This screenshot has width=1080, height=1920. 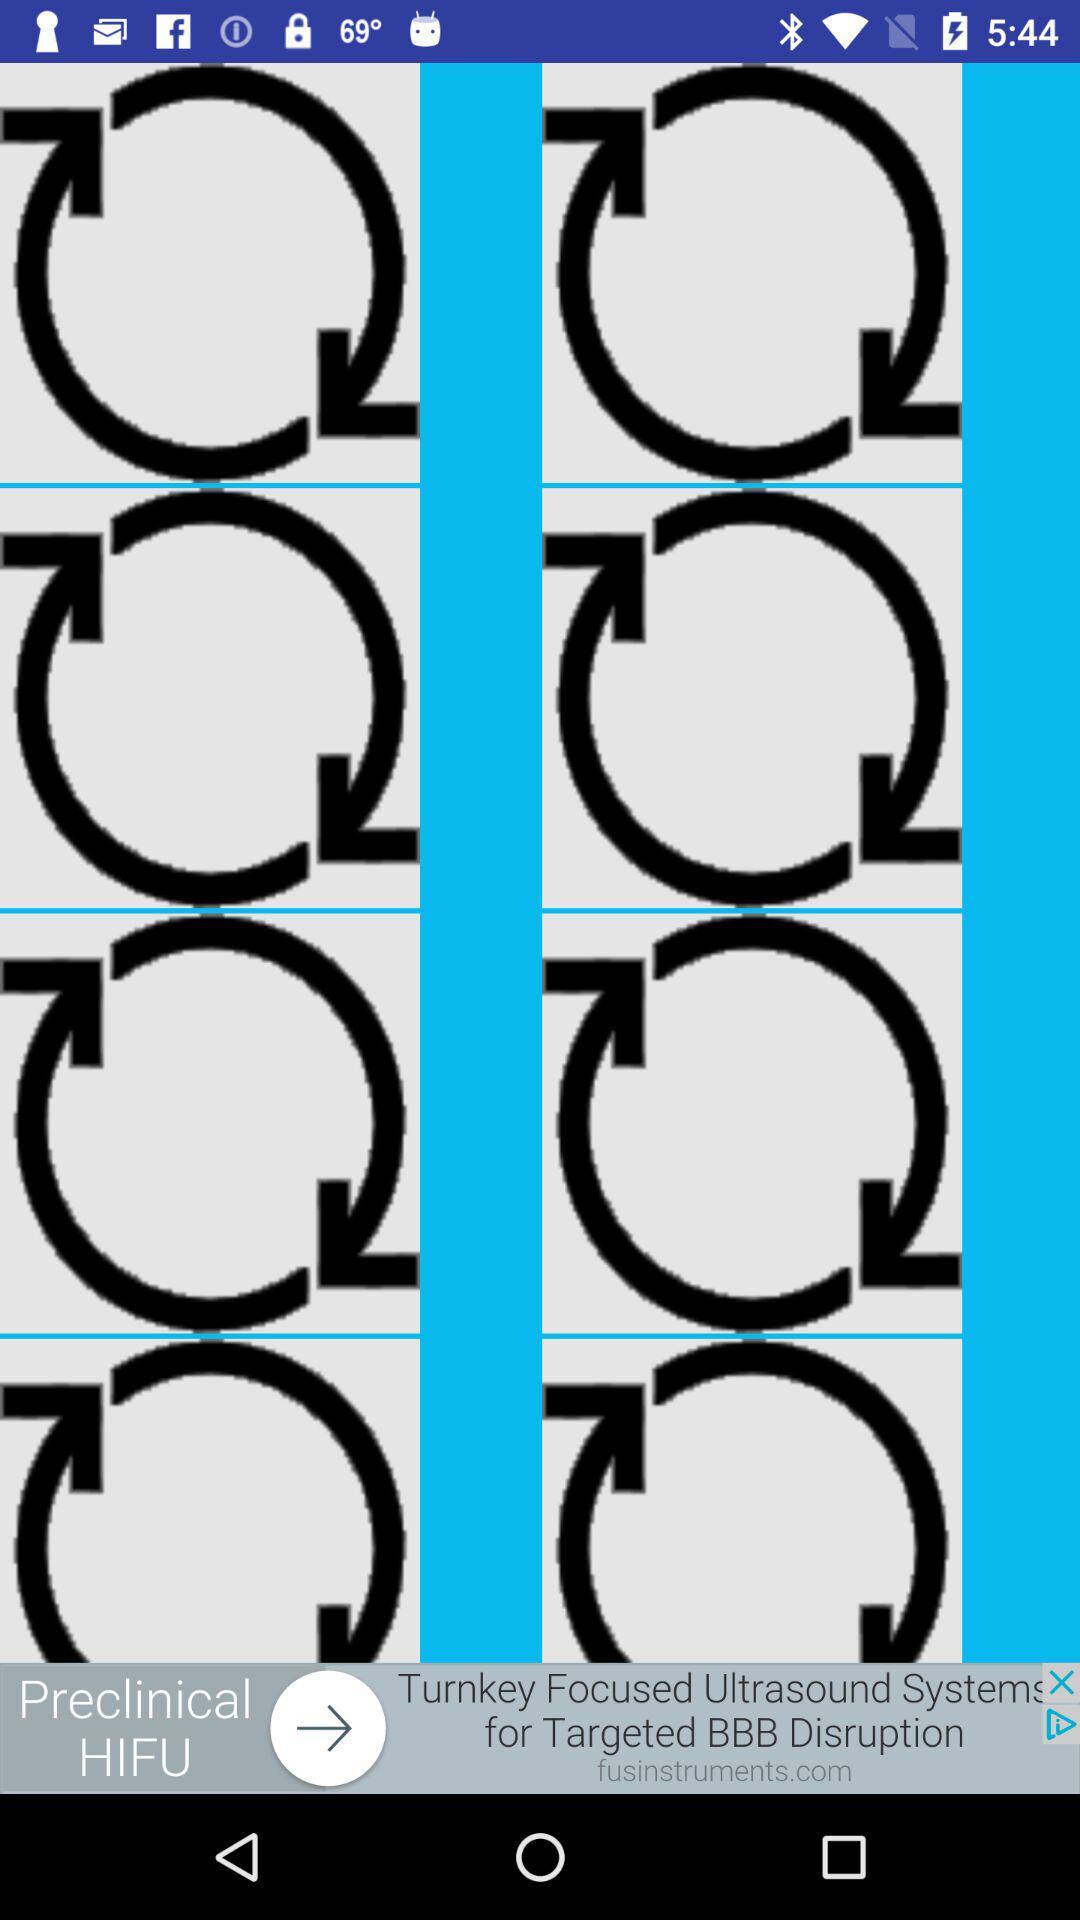 I want to click on advertisement for ultrasound systems, so click(x=540, y=1727).